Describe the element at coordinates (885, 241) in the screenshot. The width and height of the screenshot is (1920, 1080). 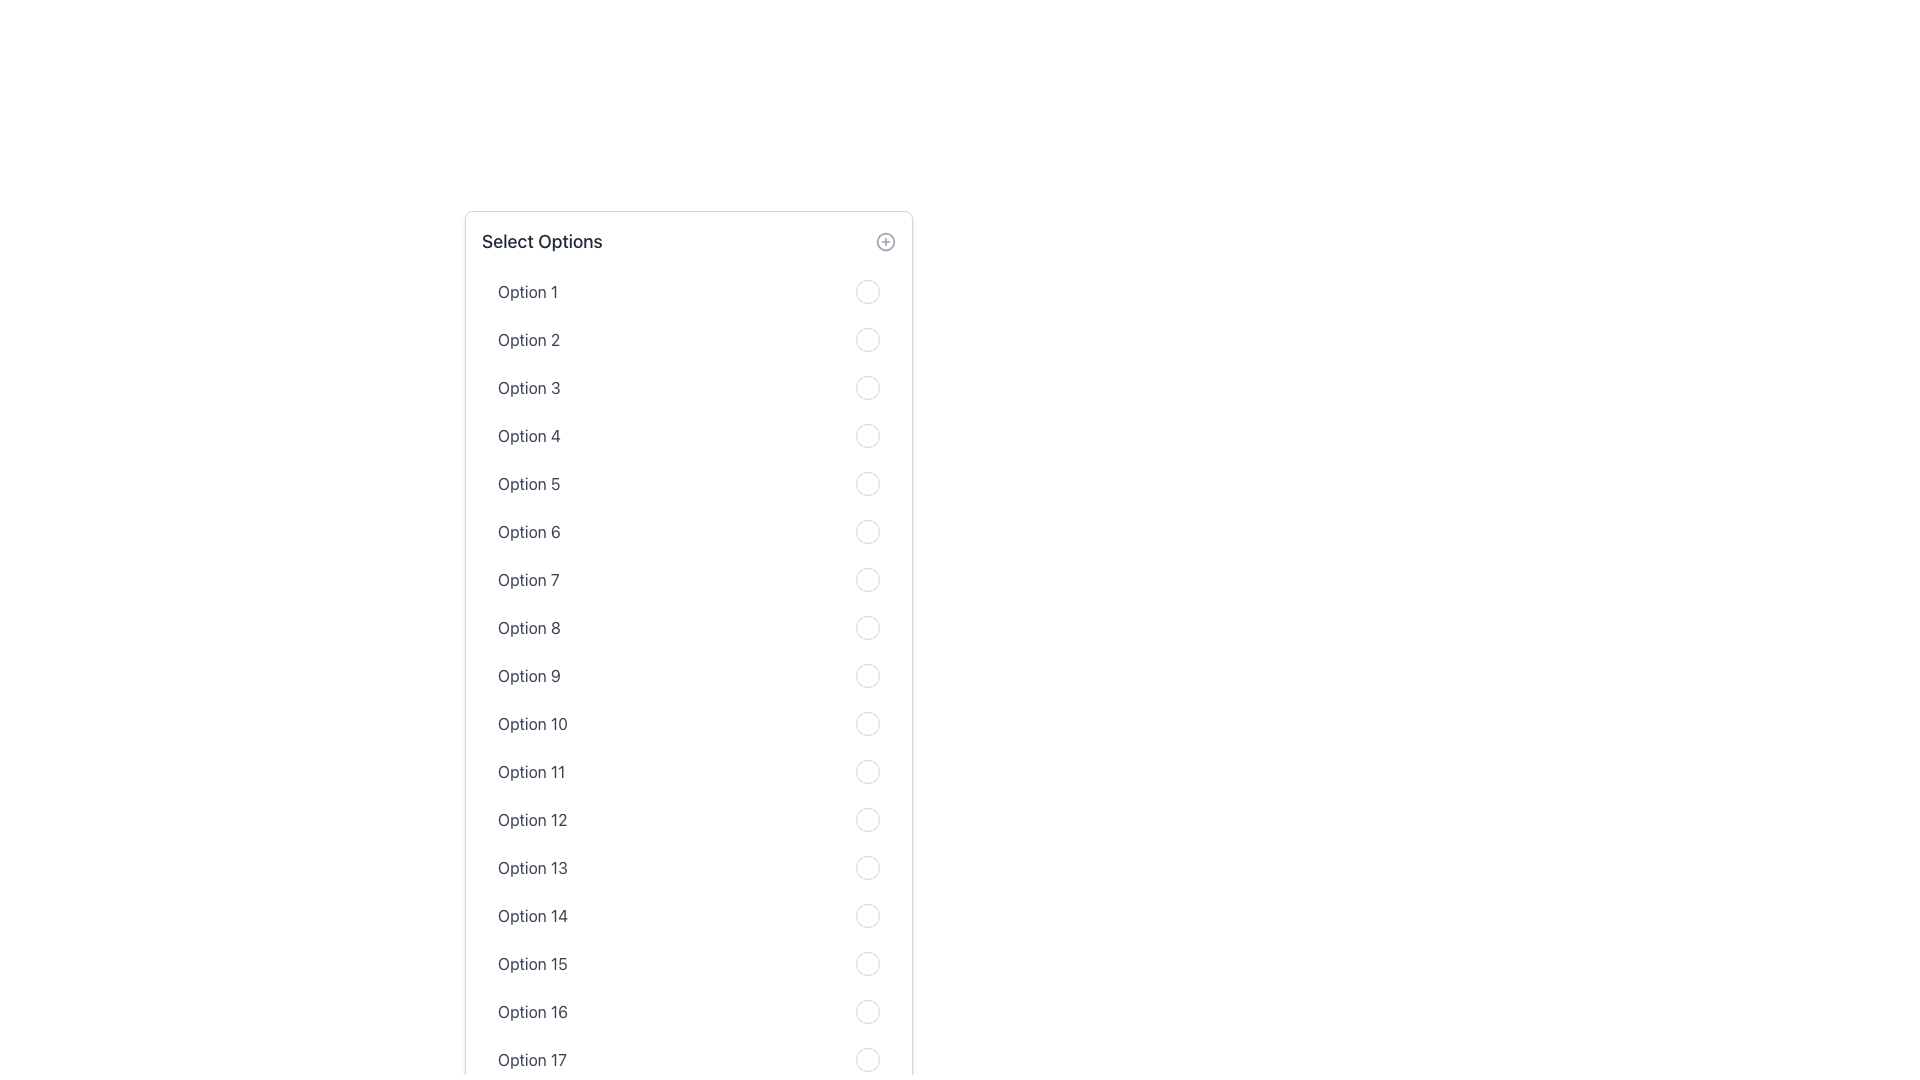
I see `the circular '+' icon in the header section titled 'Select Options'` at that location.